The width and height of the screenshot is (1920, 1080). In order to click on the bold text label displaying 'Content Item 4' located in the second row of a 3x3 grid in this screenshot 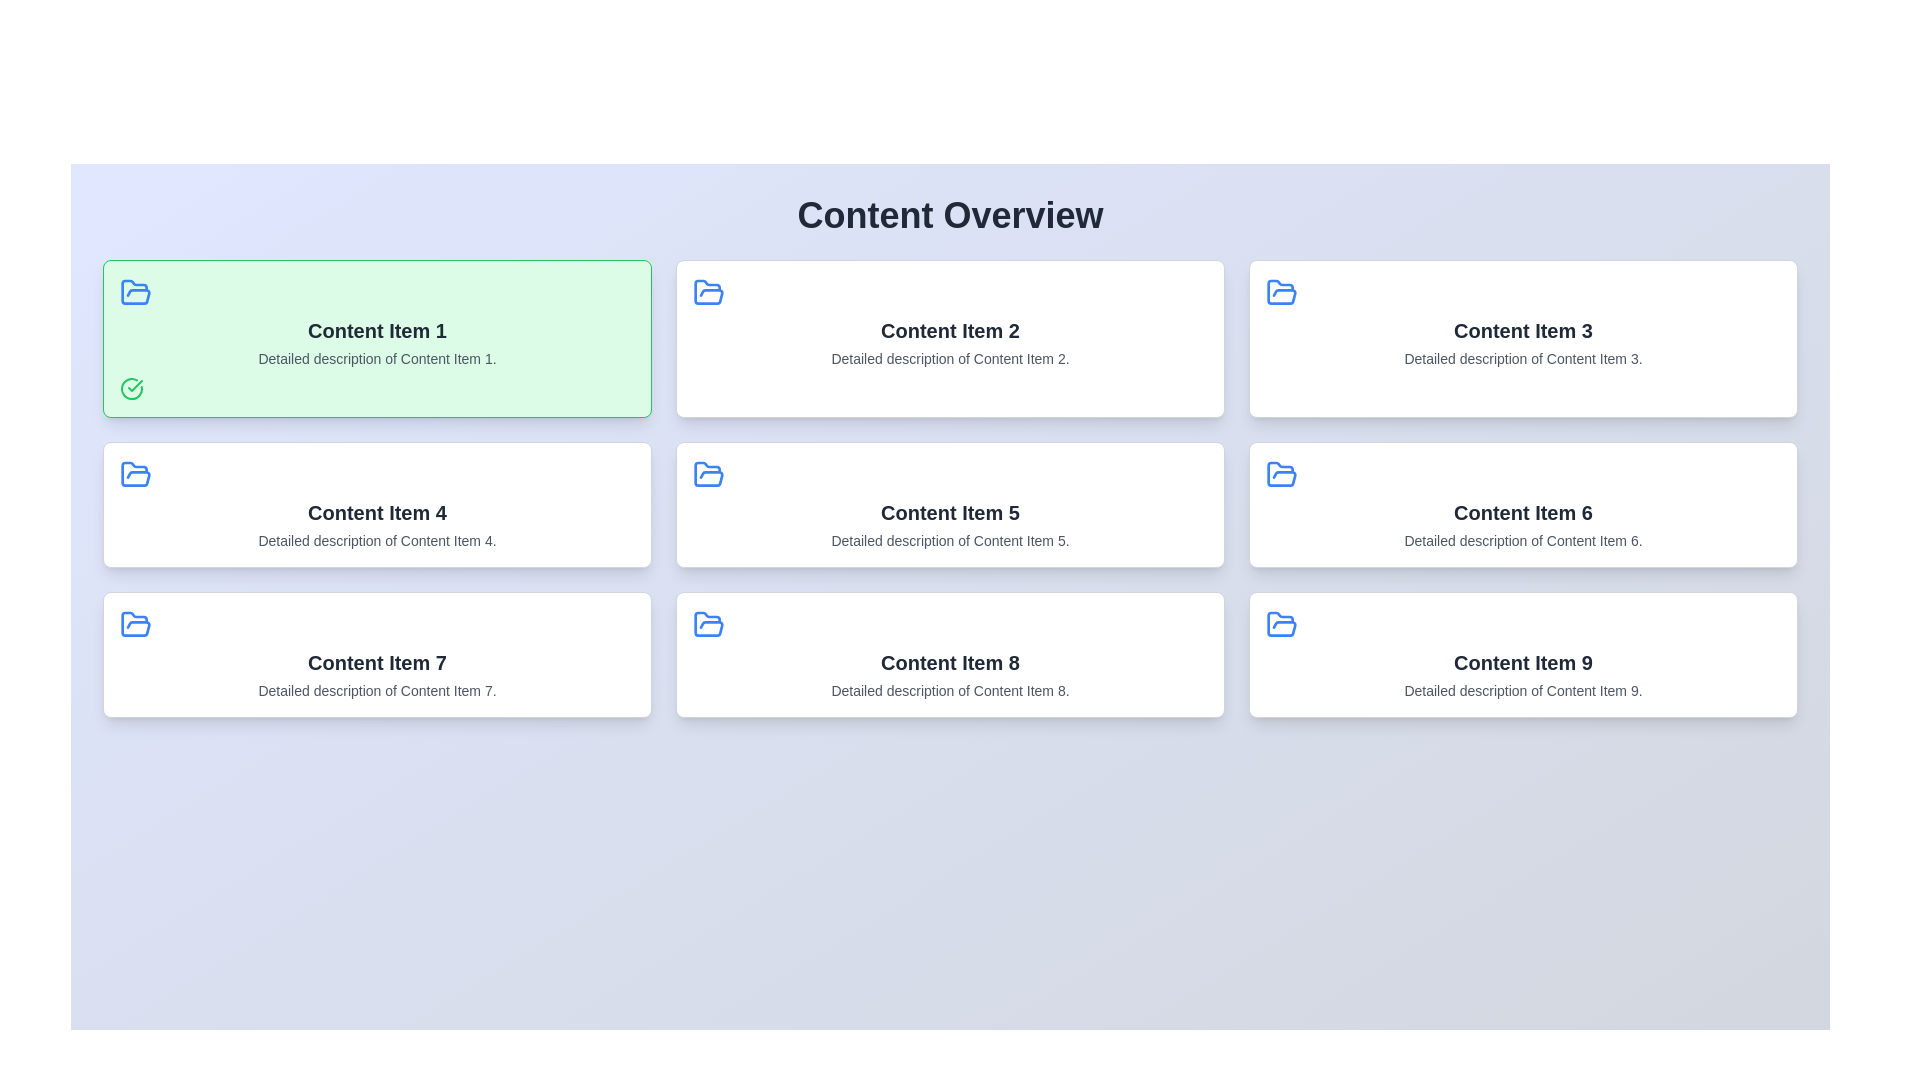, I will do `click(377, 512)`.